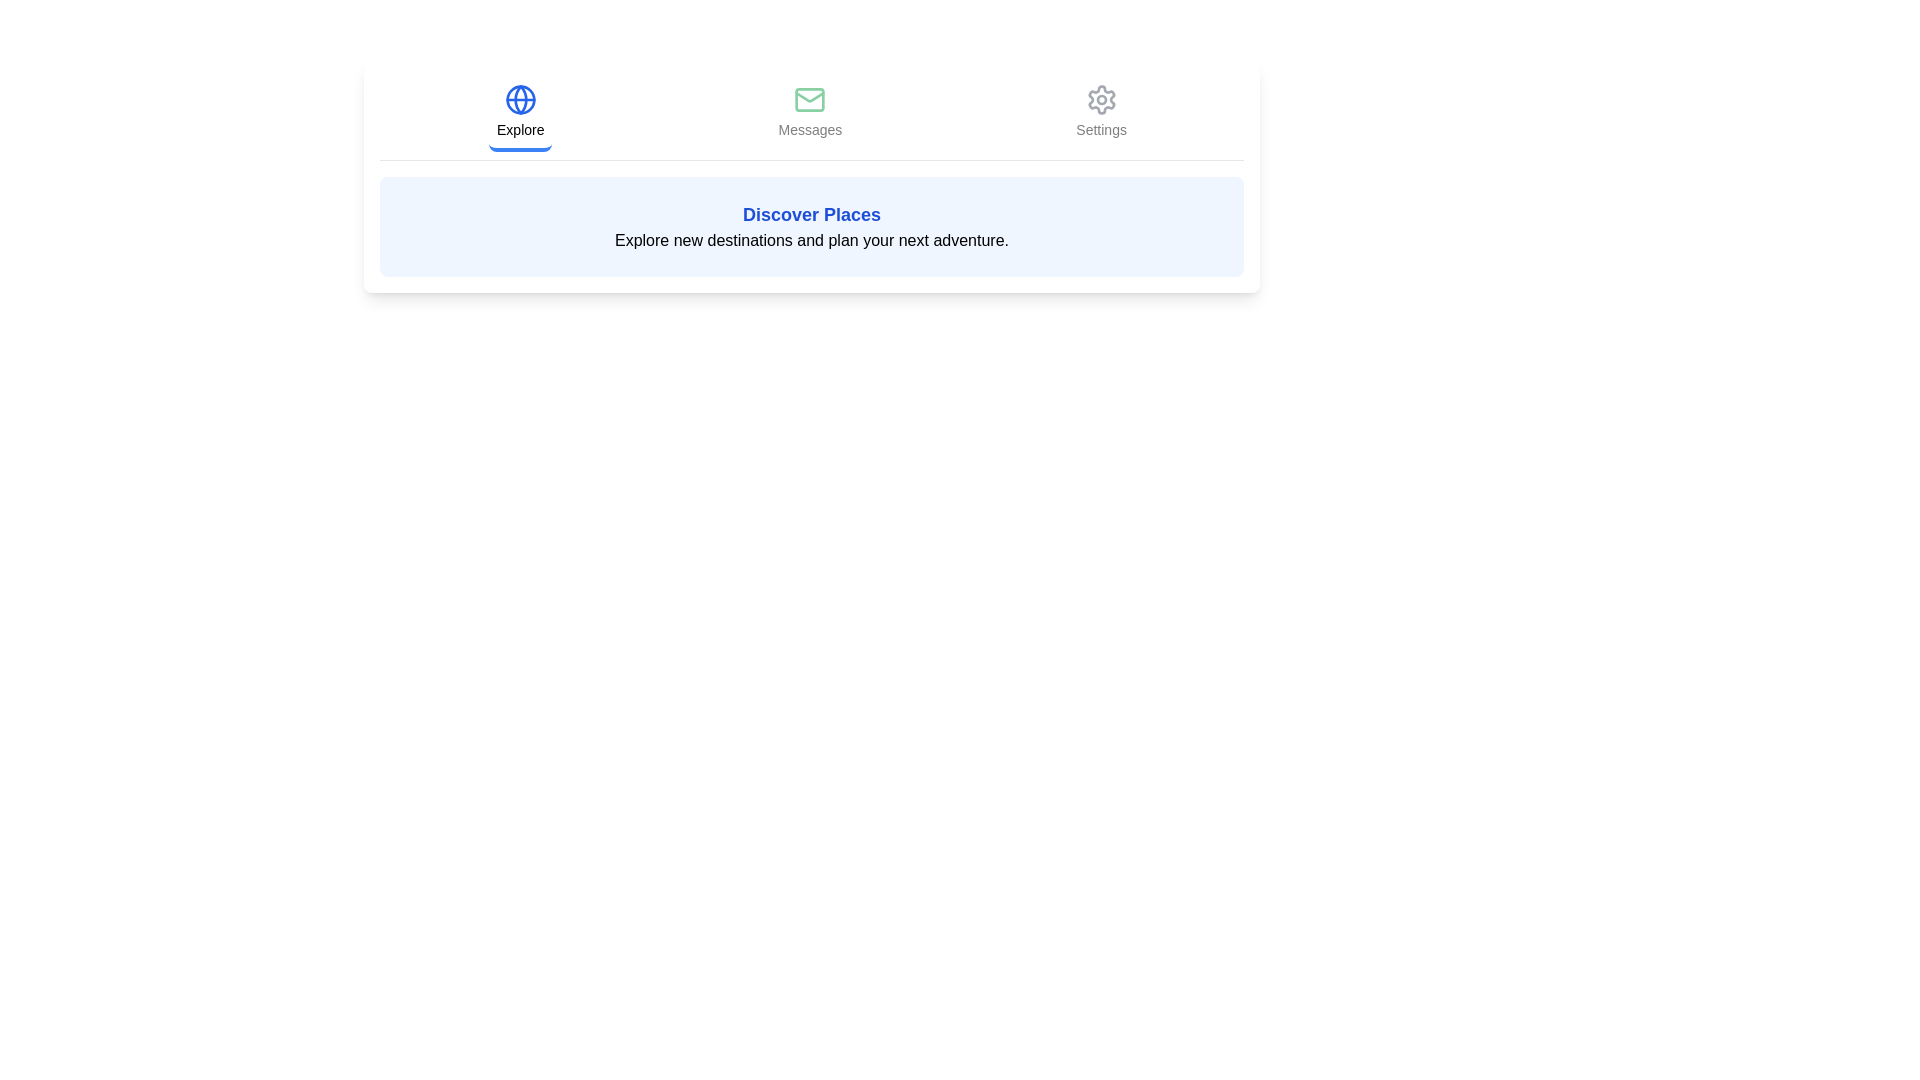 This screenshot has height=1080, width=1920. I want to click on the Messages tab, so click(810, 114).